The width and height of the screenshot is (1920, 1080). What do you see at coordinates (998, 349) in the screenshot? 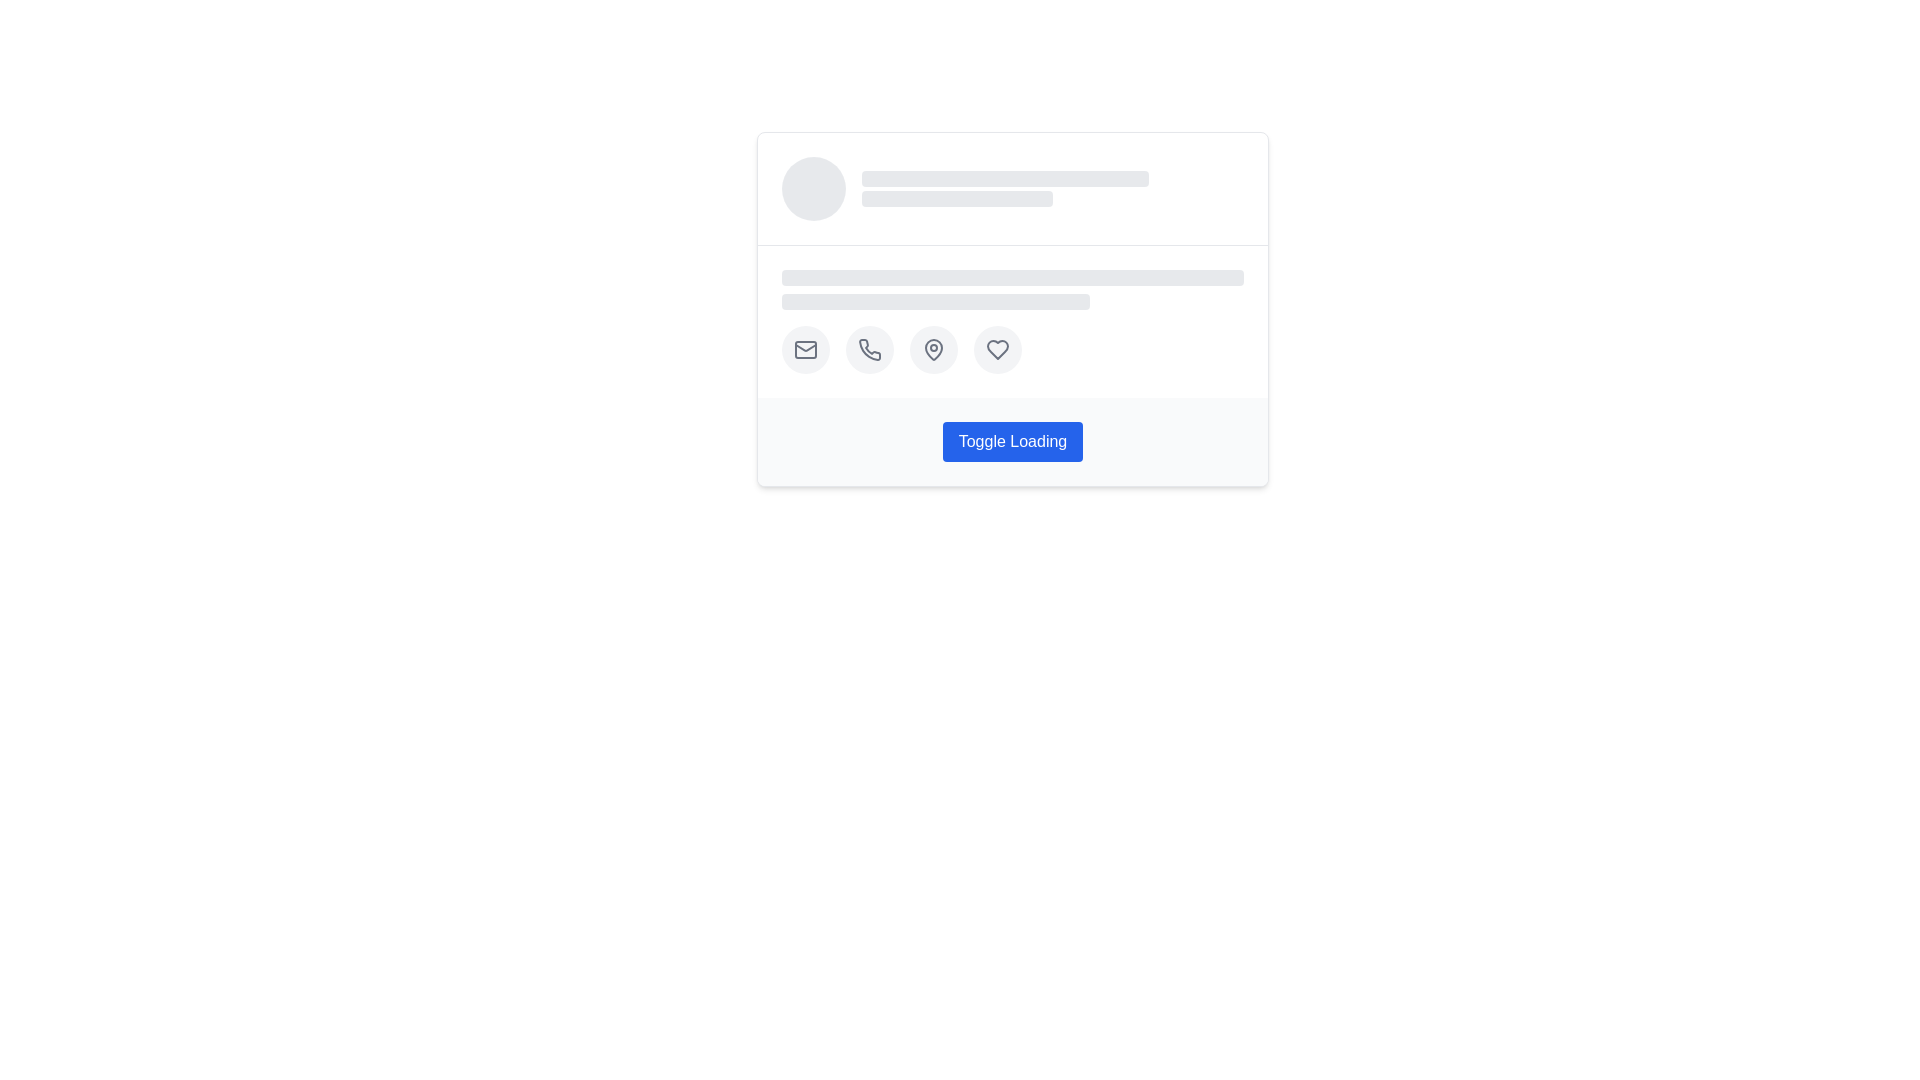
I see `the heart-shaped icon, which is gray and outlined in line art style, located at the bottom center of the interface as the rightmost icon in a horizontal arrangement` at bounding box center [998, 349].